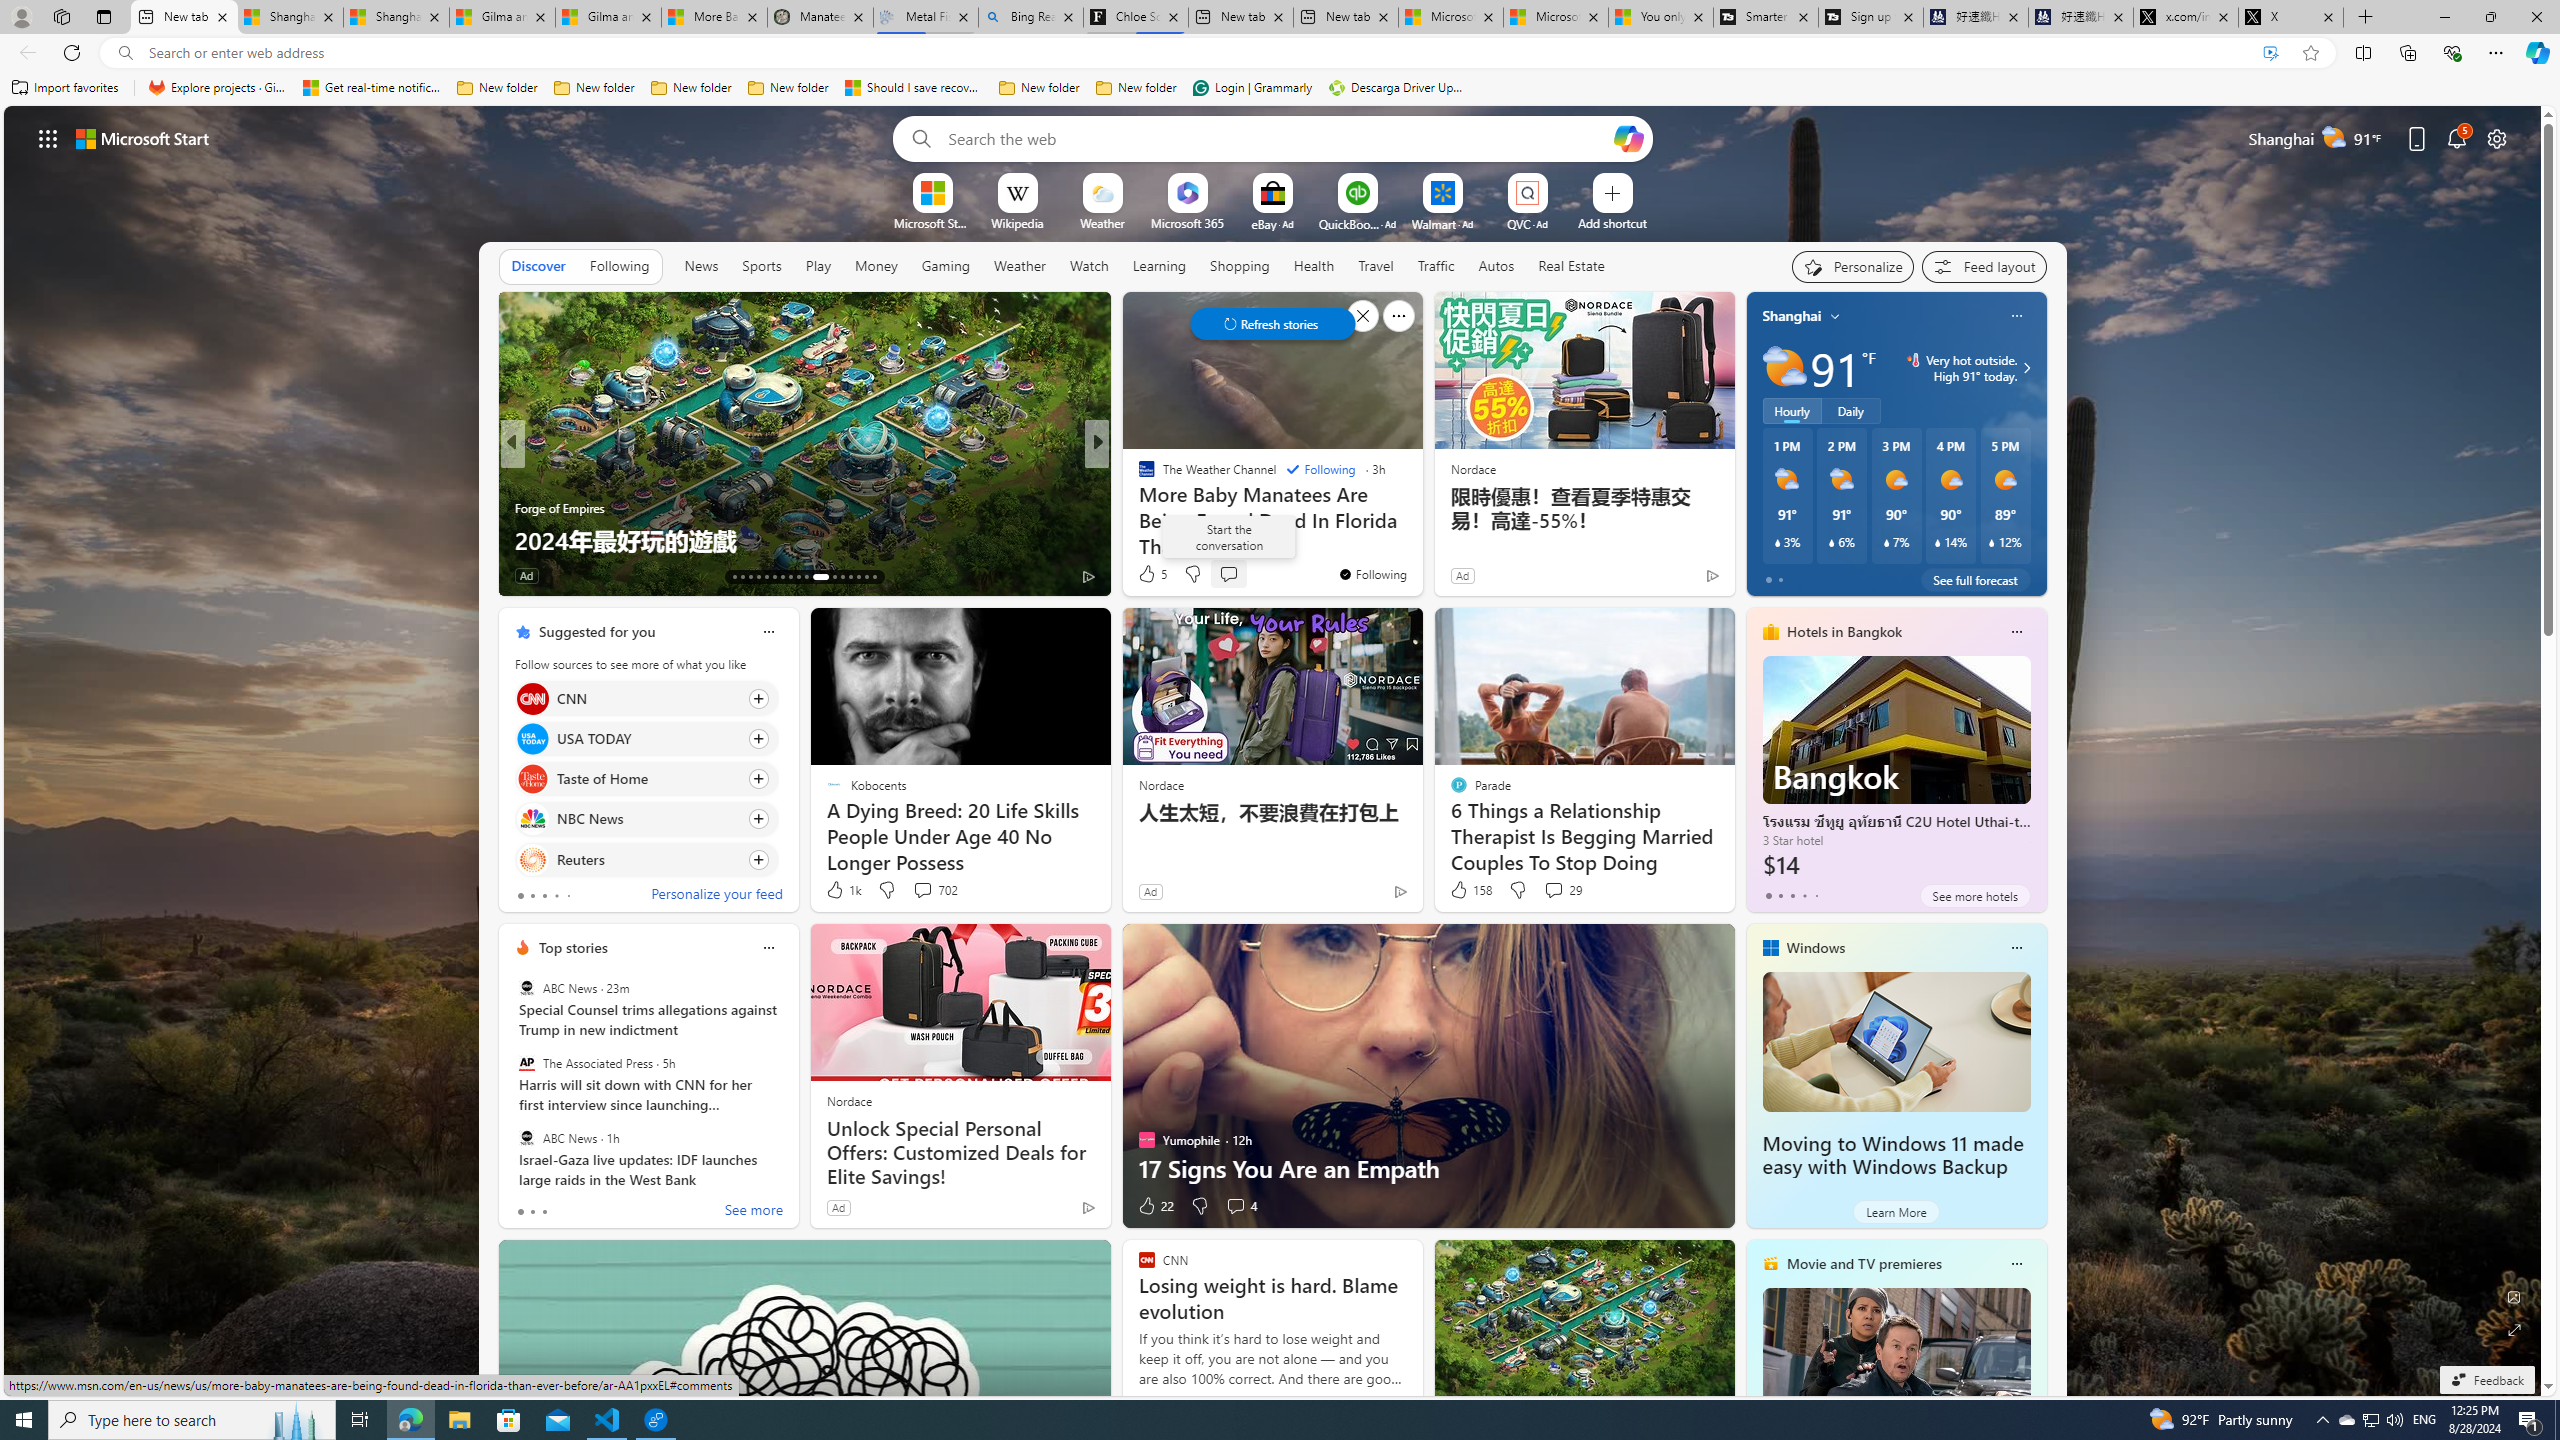 This screenshot has height=1440, width=2560. Describe the element at coordinates (865, 577) in the screenshot. I see `'AutomationID: tab-41'` at that location.